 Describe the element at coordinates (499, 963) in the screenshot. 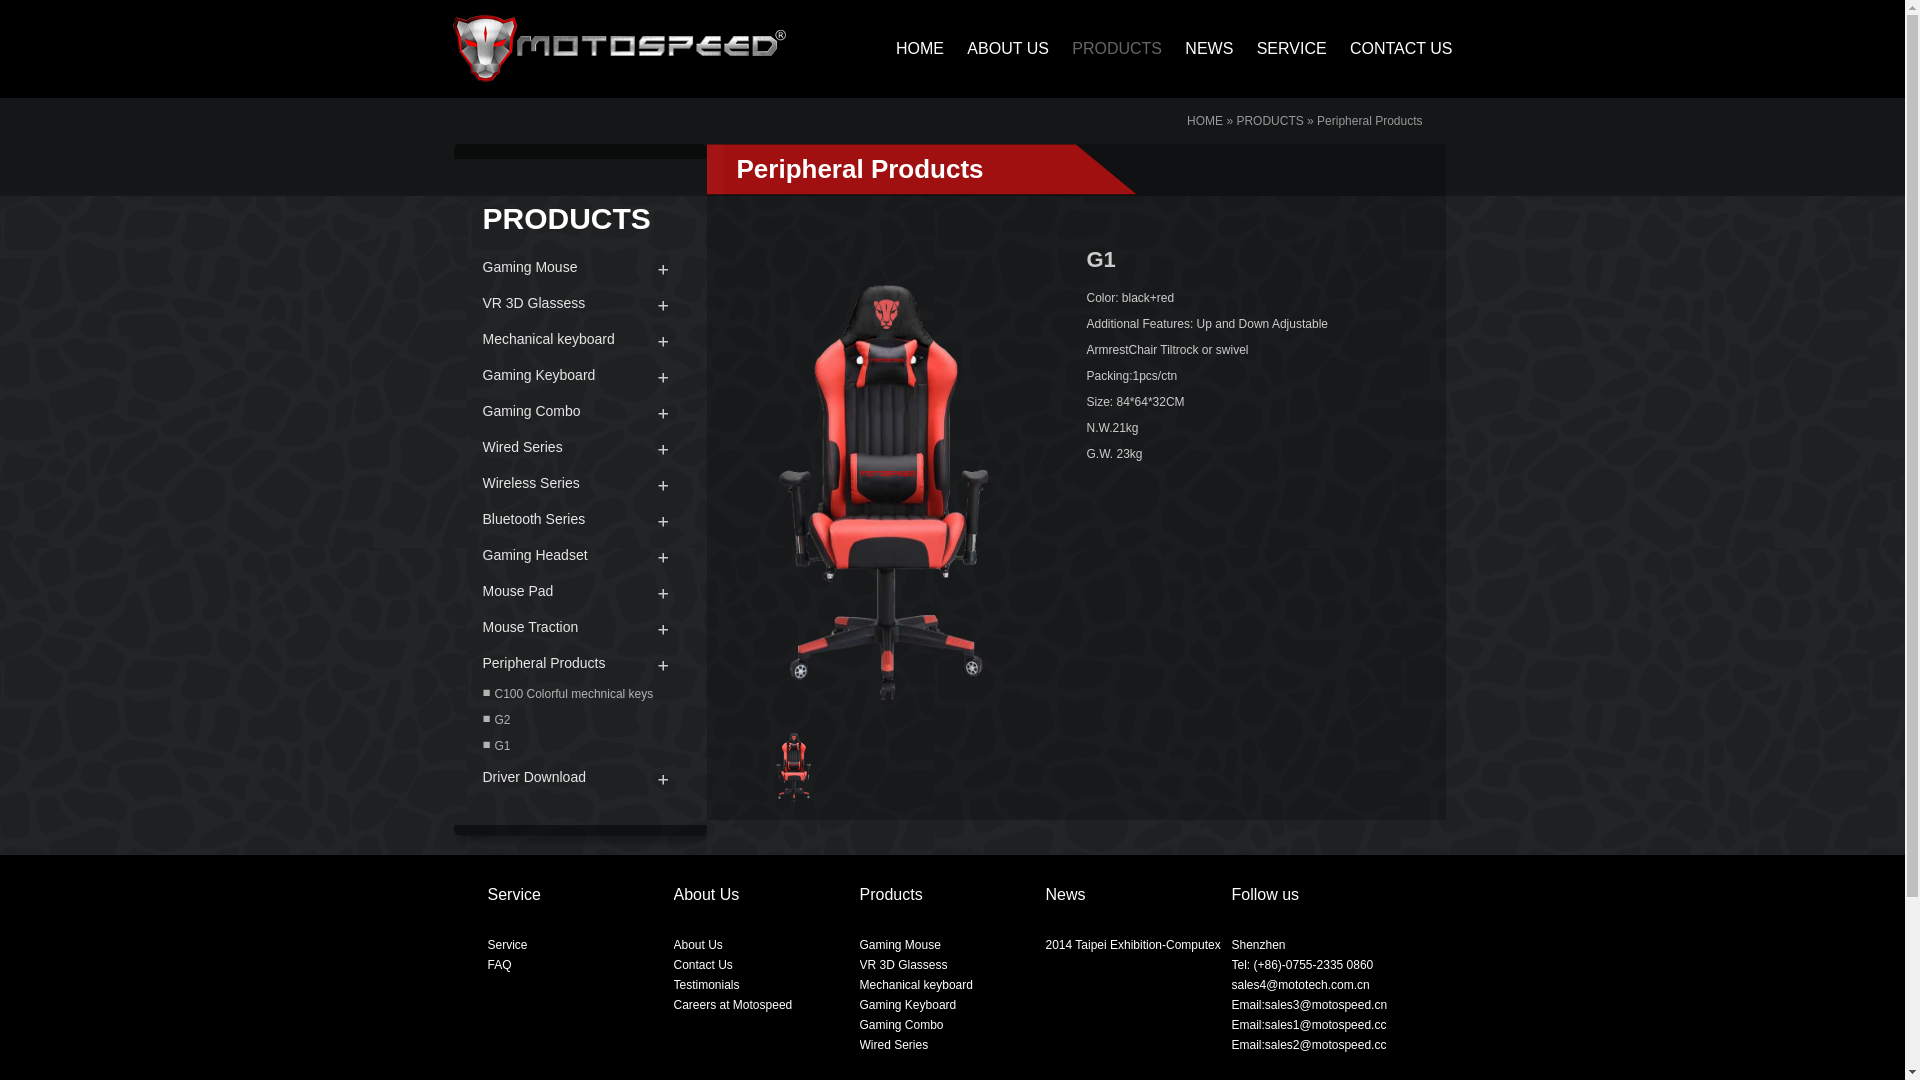

I see `'FAQ'` at that location.